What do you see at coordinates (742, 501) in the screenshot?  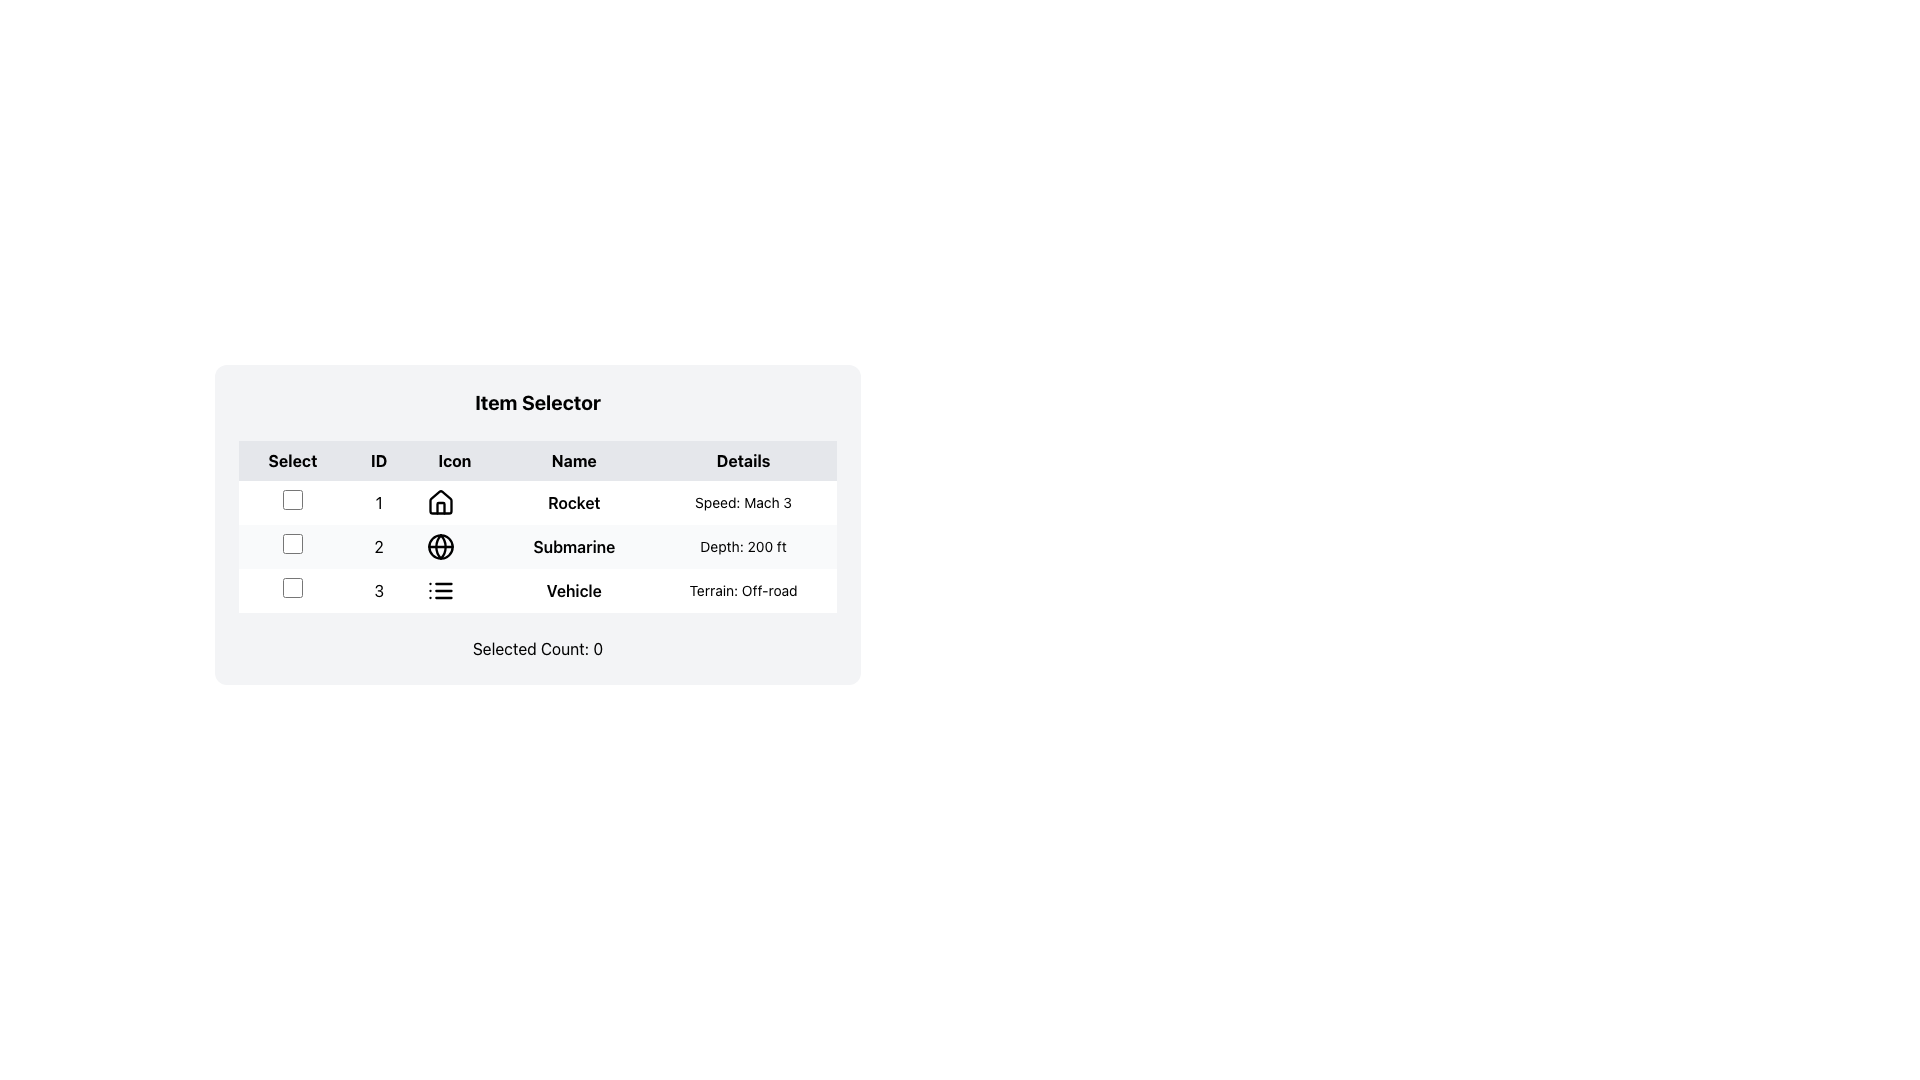 I see `the Text label providing speed characteristics associated with the 'Rocket' entry in the table, located in row '1' under the 'Details' column` at bounding box center [742, 501].